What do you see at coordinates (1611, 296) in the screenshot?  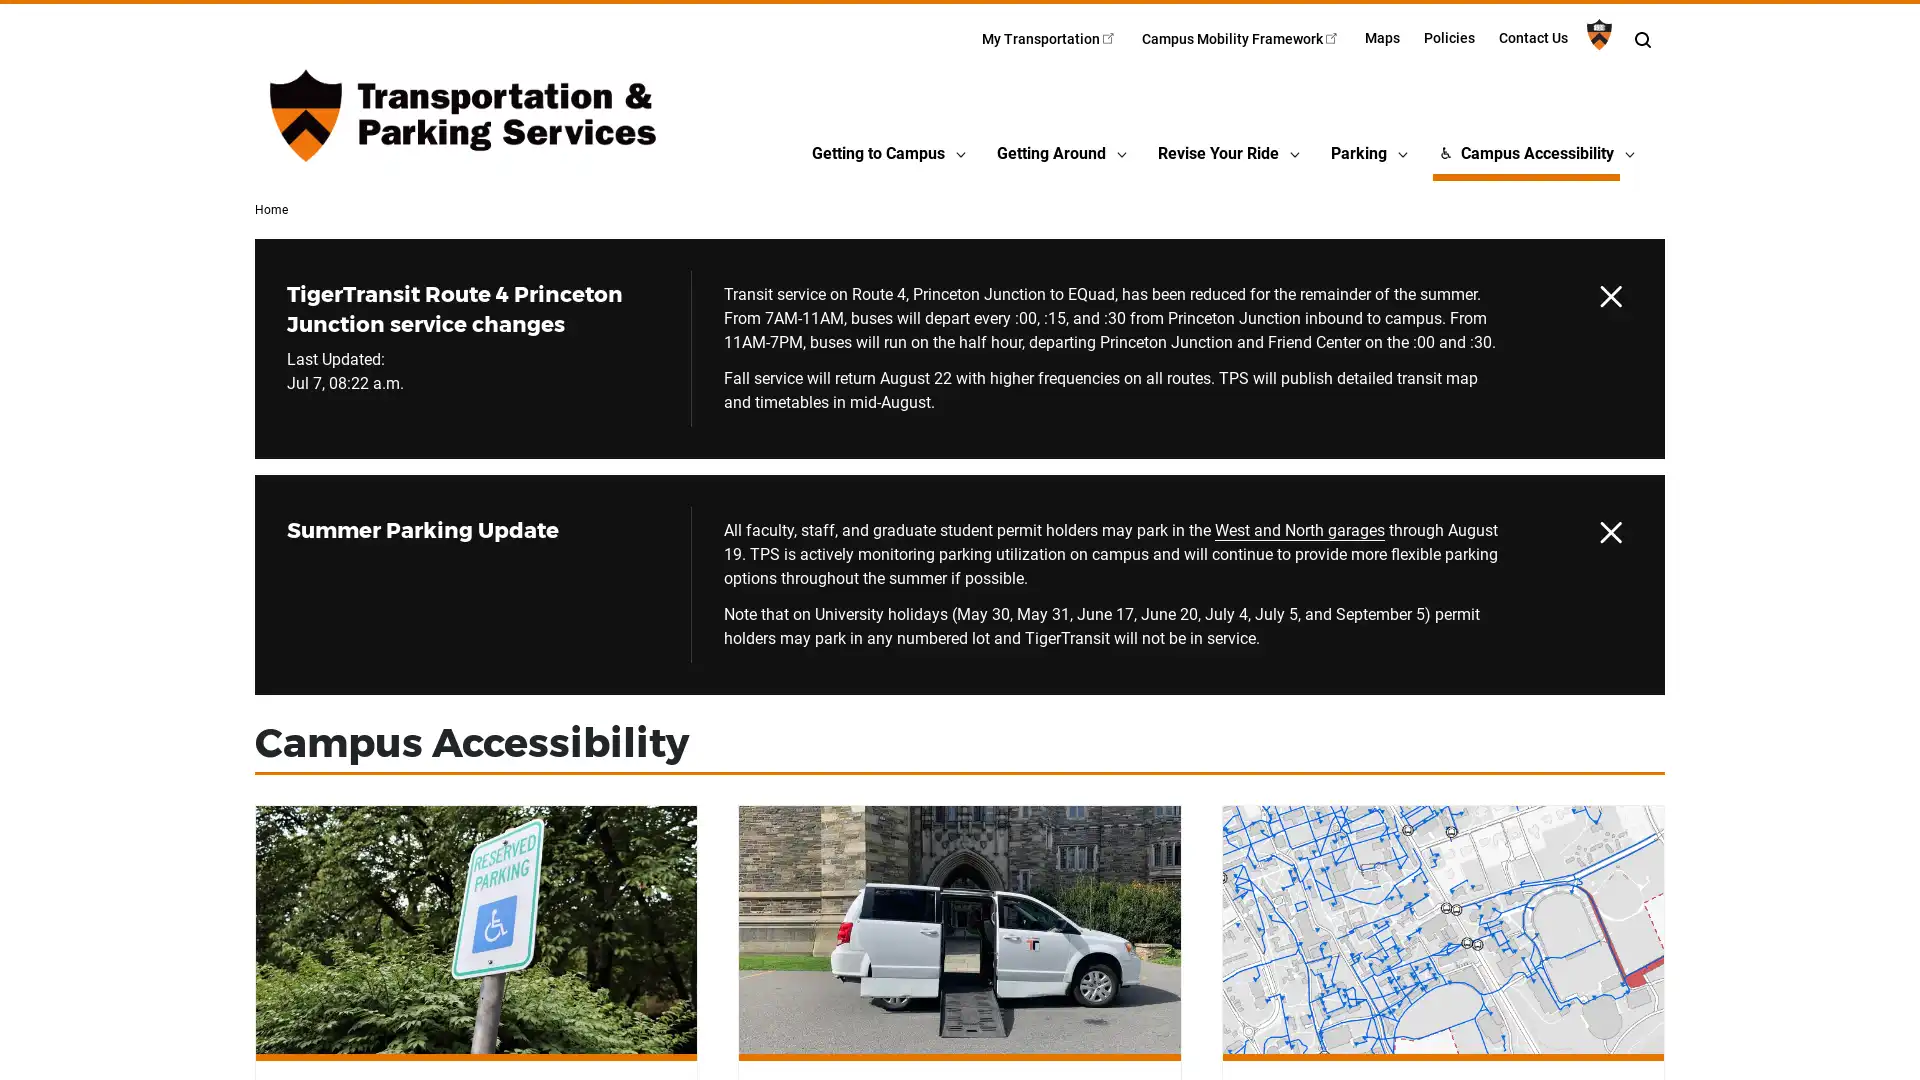 I see `Hide alert TigerTransit Route 4 Princeton Junction service changes until it is updated` at bounding box center [1611, 296].